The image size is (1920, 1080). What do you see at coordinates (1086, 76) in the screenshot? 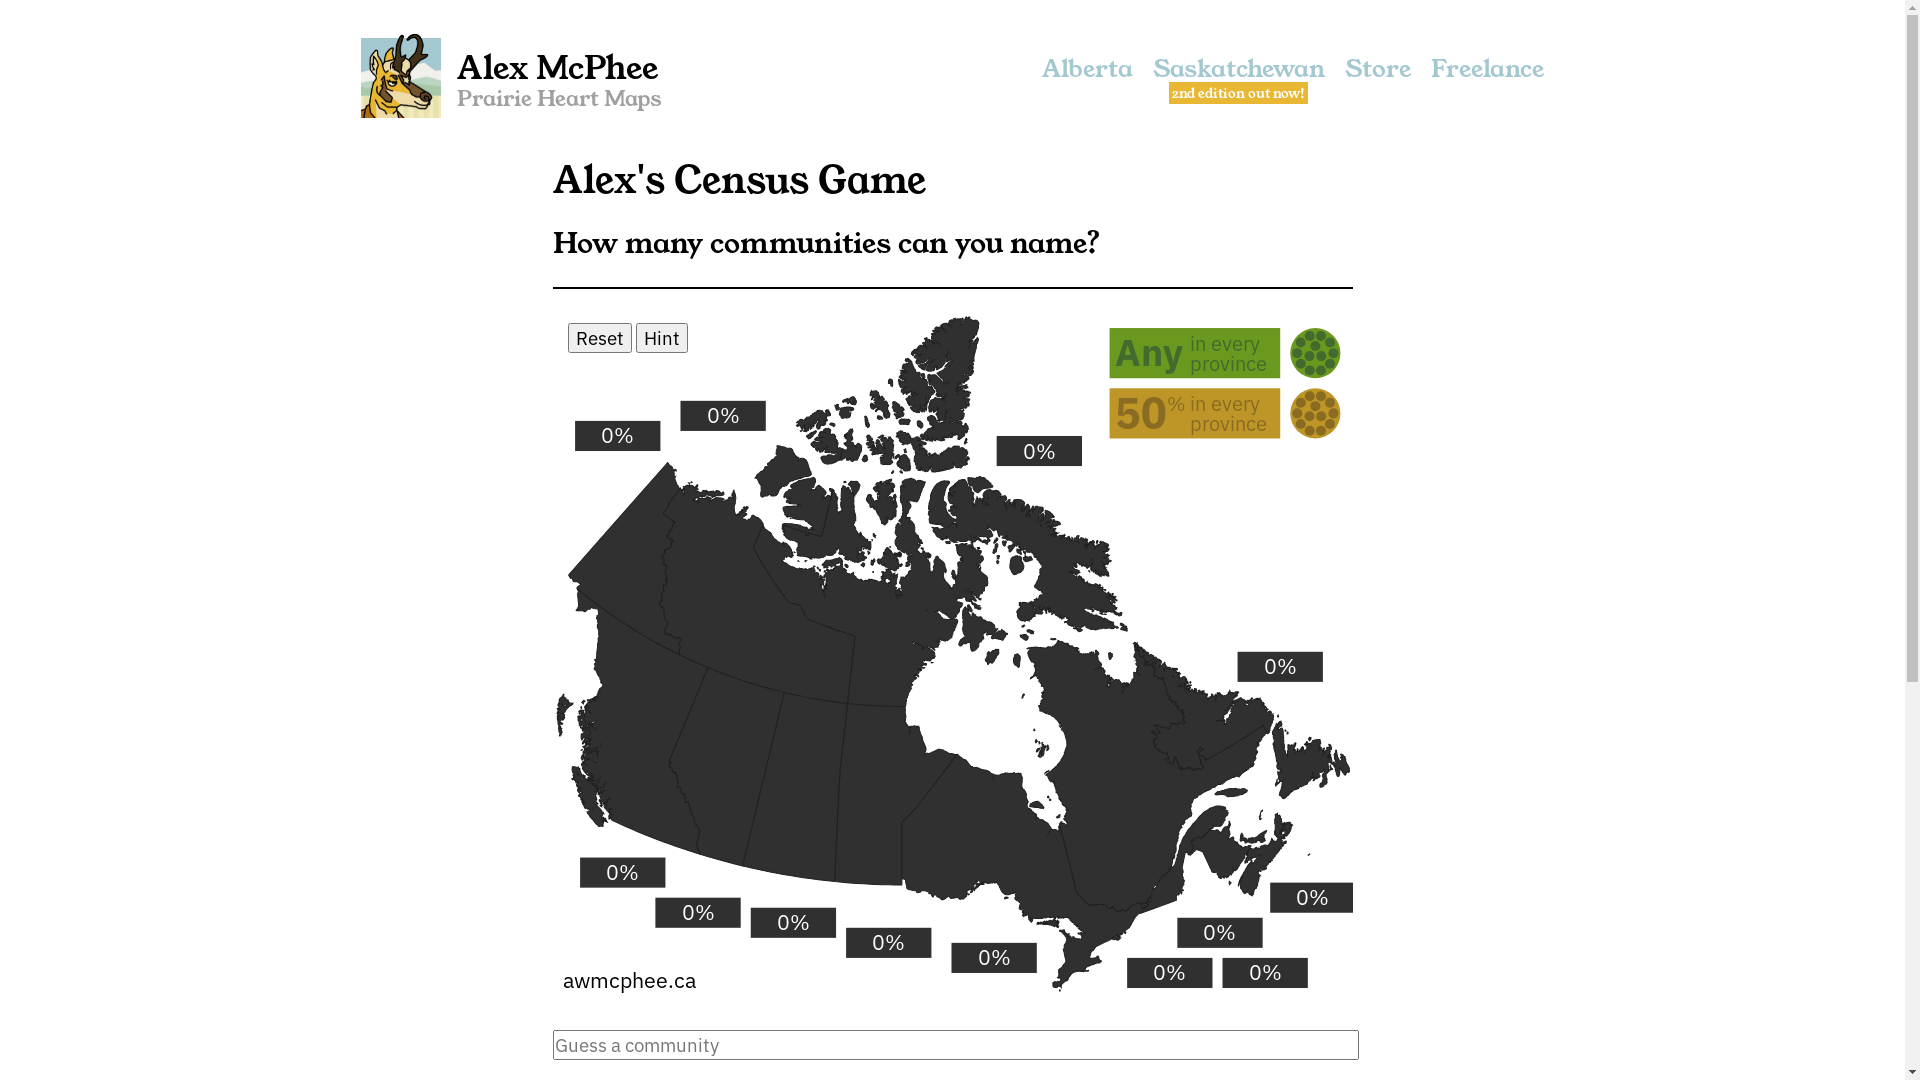
I see `'Alberta'` at bounding box center [1086, 76].